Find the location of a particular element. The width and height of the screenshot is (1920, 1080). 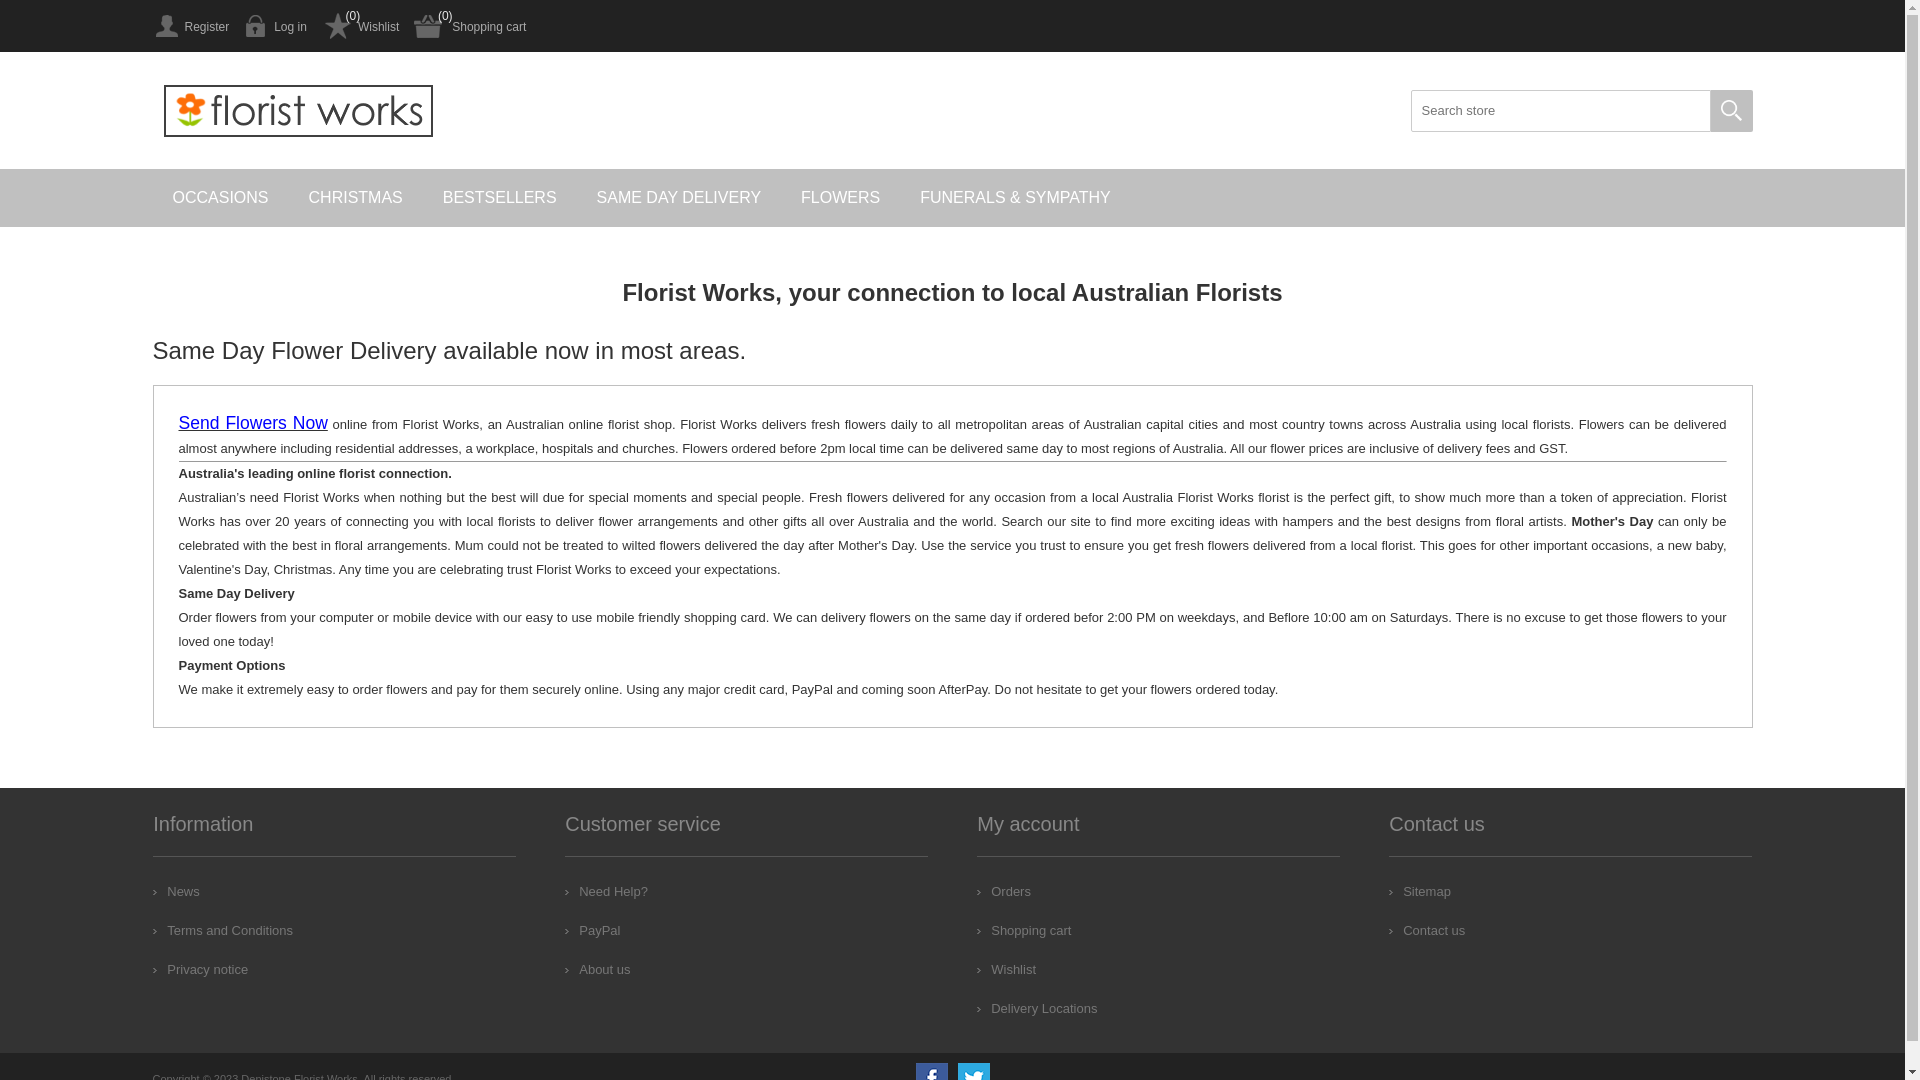

'Need Help?' is located at coordinates (605, 890).